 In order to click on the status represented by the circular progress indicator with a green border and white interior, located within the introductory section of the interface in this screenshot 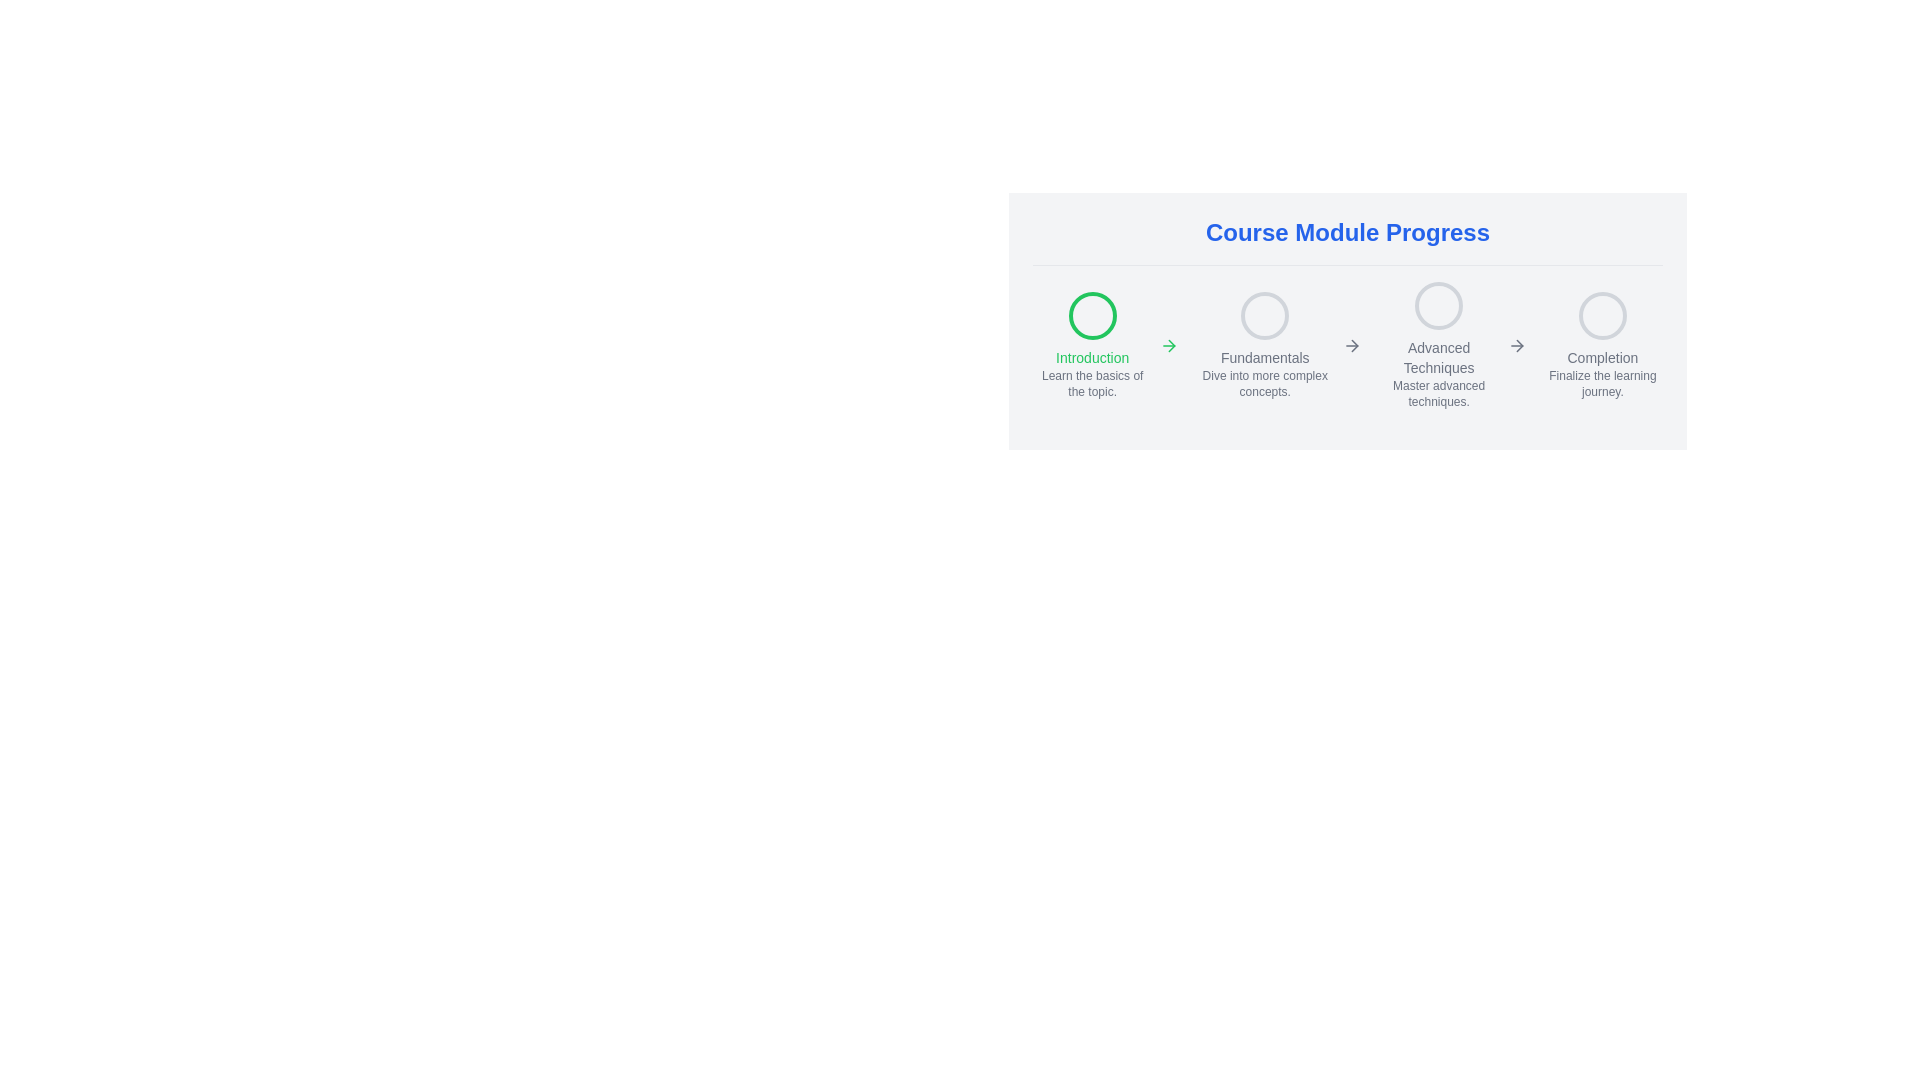, I will do `click(1091, 315)`.